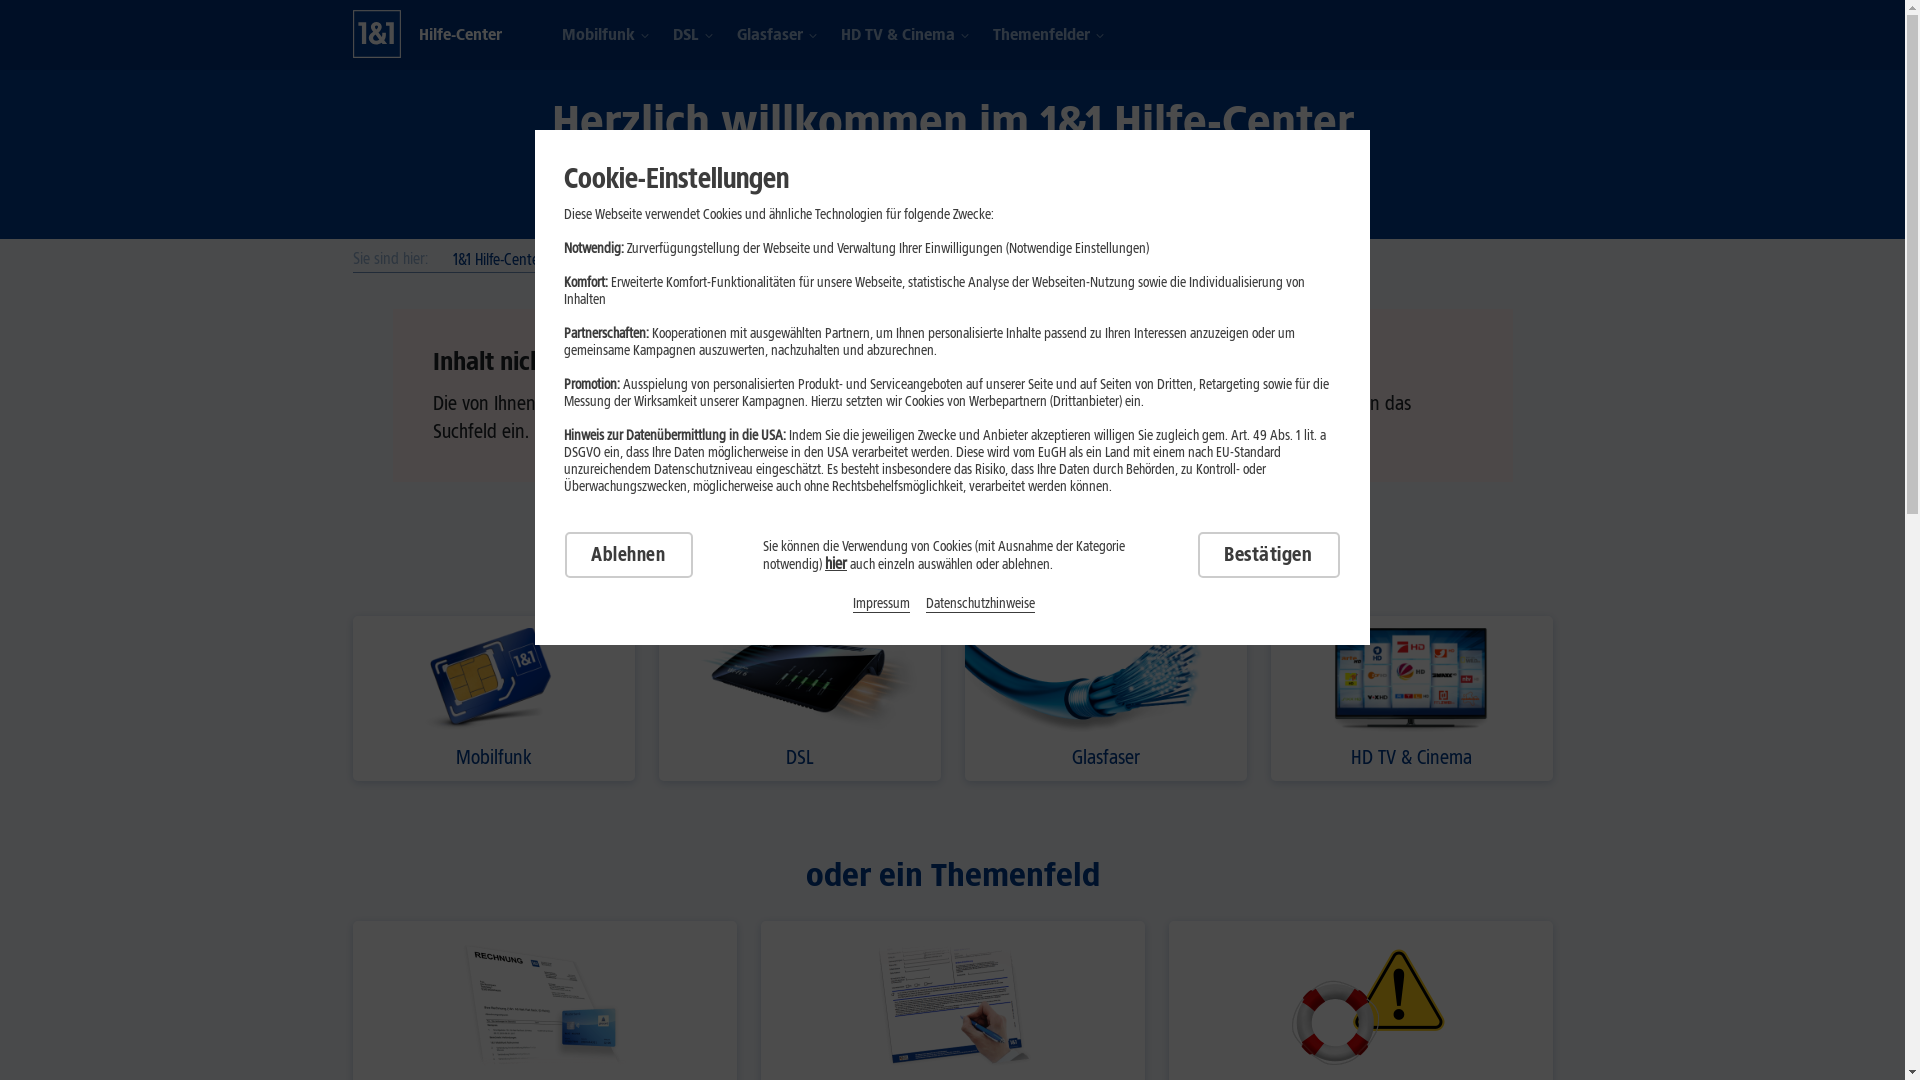 Image resolution: width=1920 pixels, height=1080 pixels. Describe the element at coordinates (1103, 697) in the screenshot. I see `'Glasfaser'` at that location.